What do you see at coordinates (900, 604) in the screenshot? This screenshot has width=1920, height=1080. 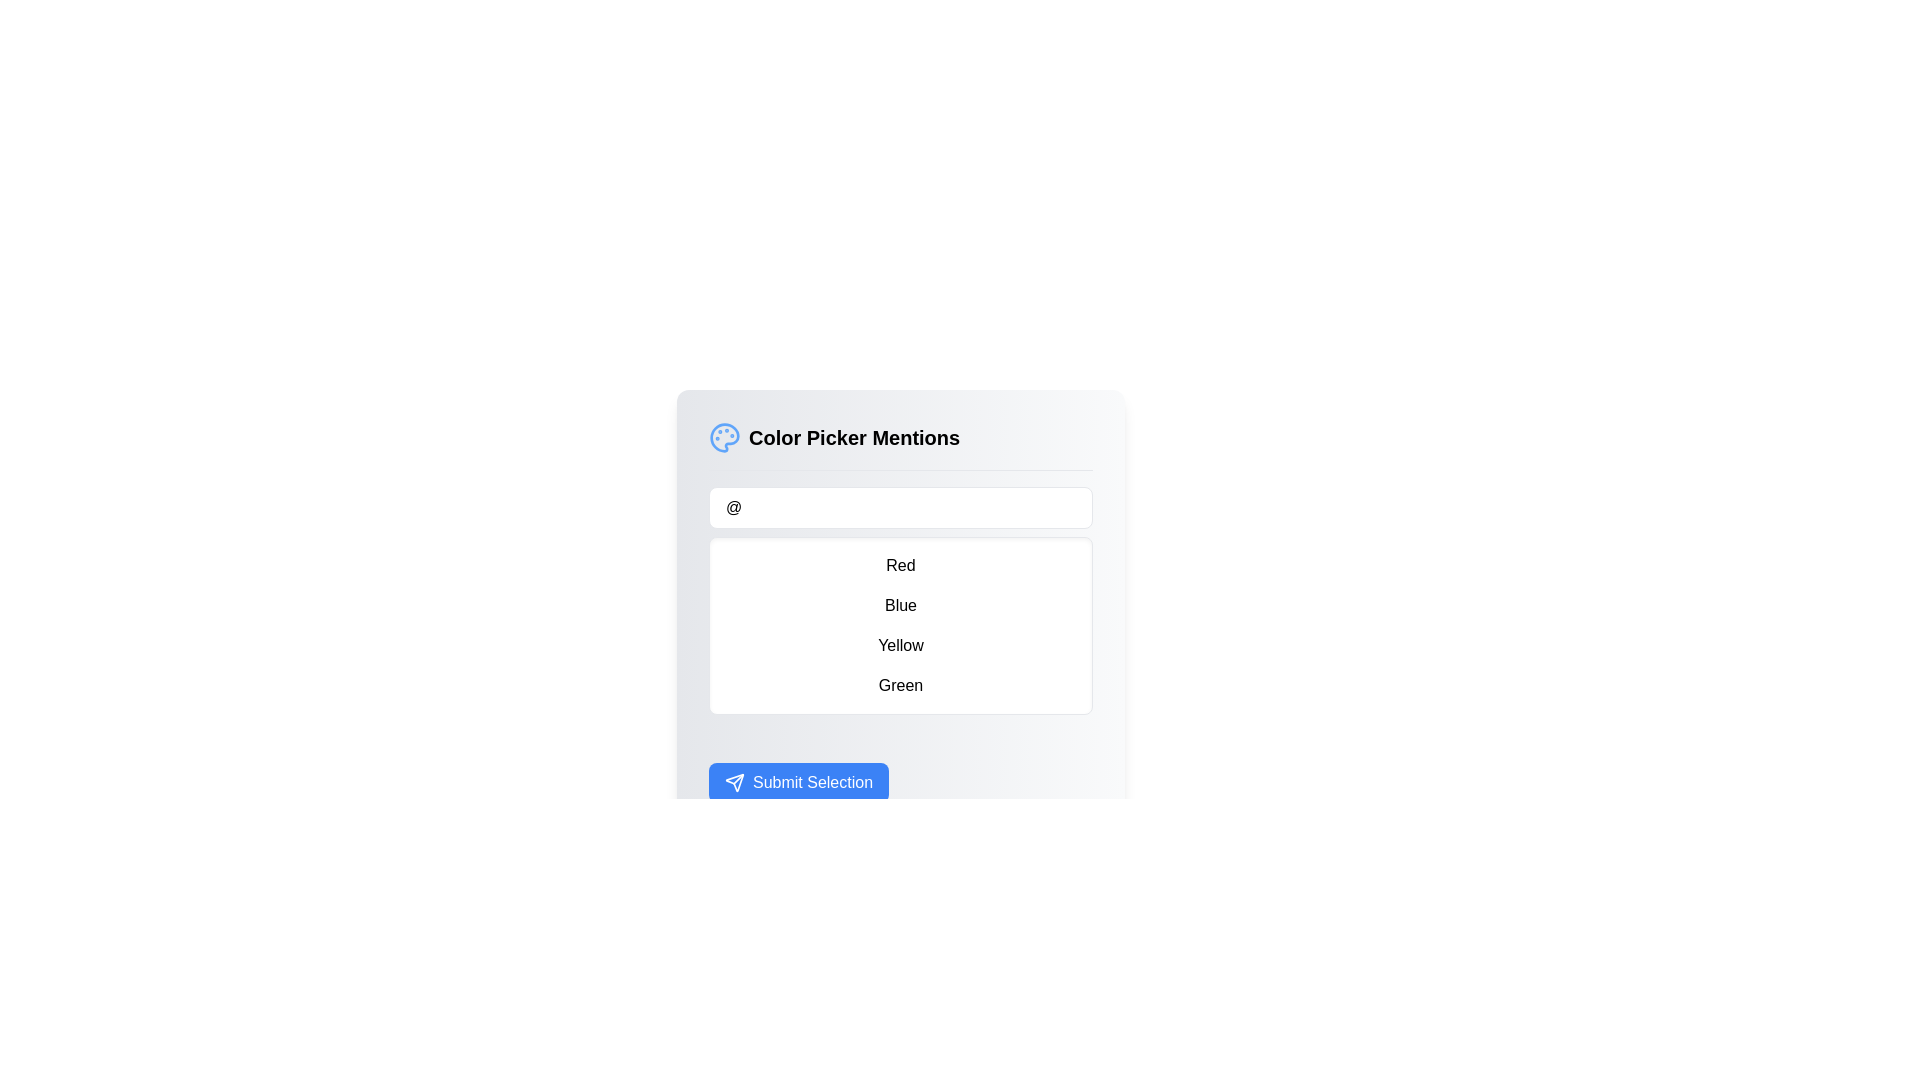 I see `the 'Blue' option button located under the 'Color Picker Mentions' header` at bounding box center [900, 604].